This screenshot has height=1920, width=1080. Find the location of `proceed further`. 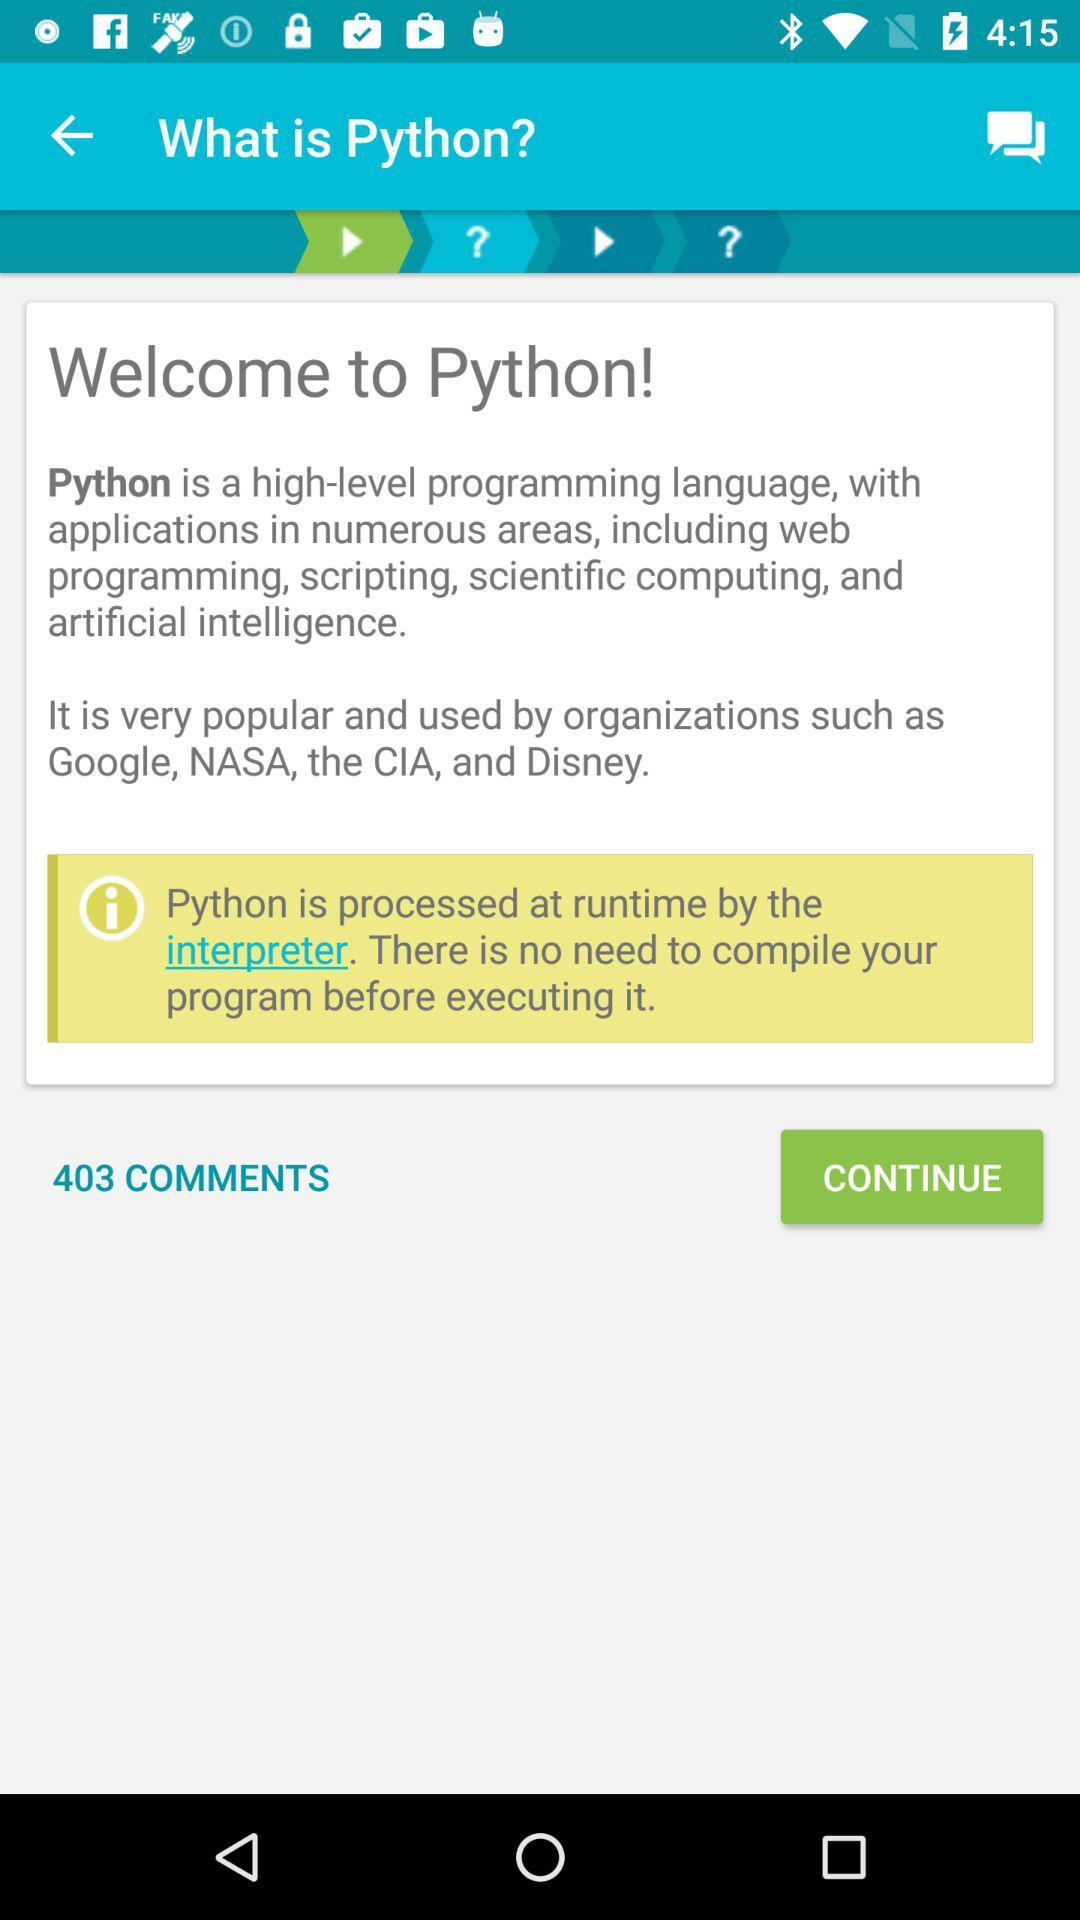

proceed further is located at coordinates (601, 240).